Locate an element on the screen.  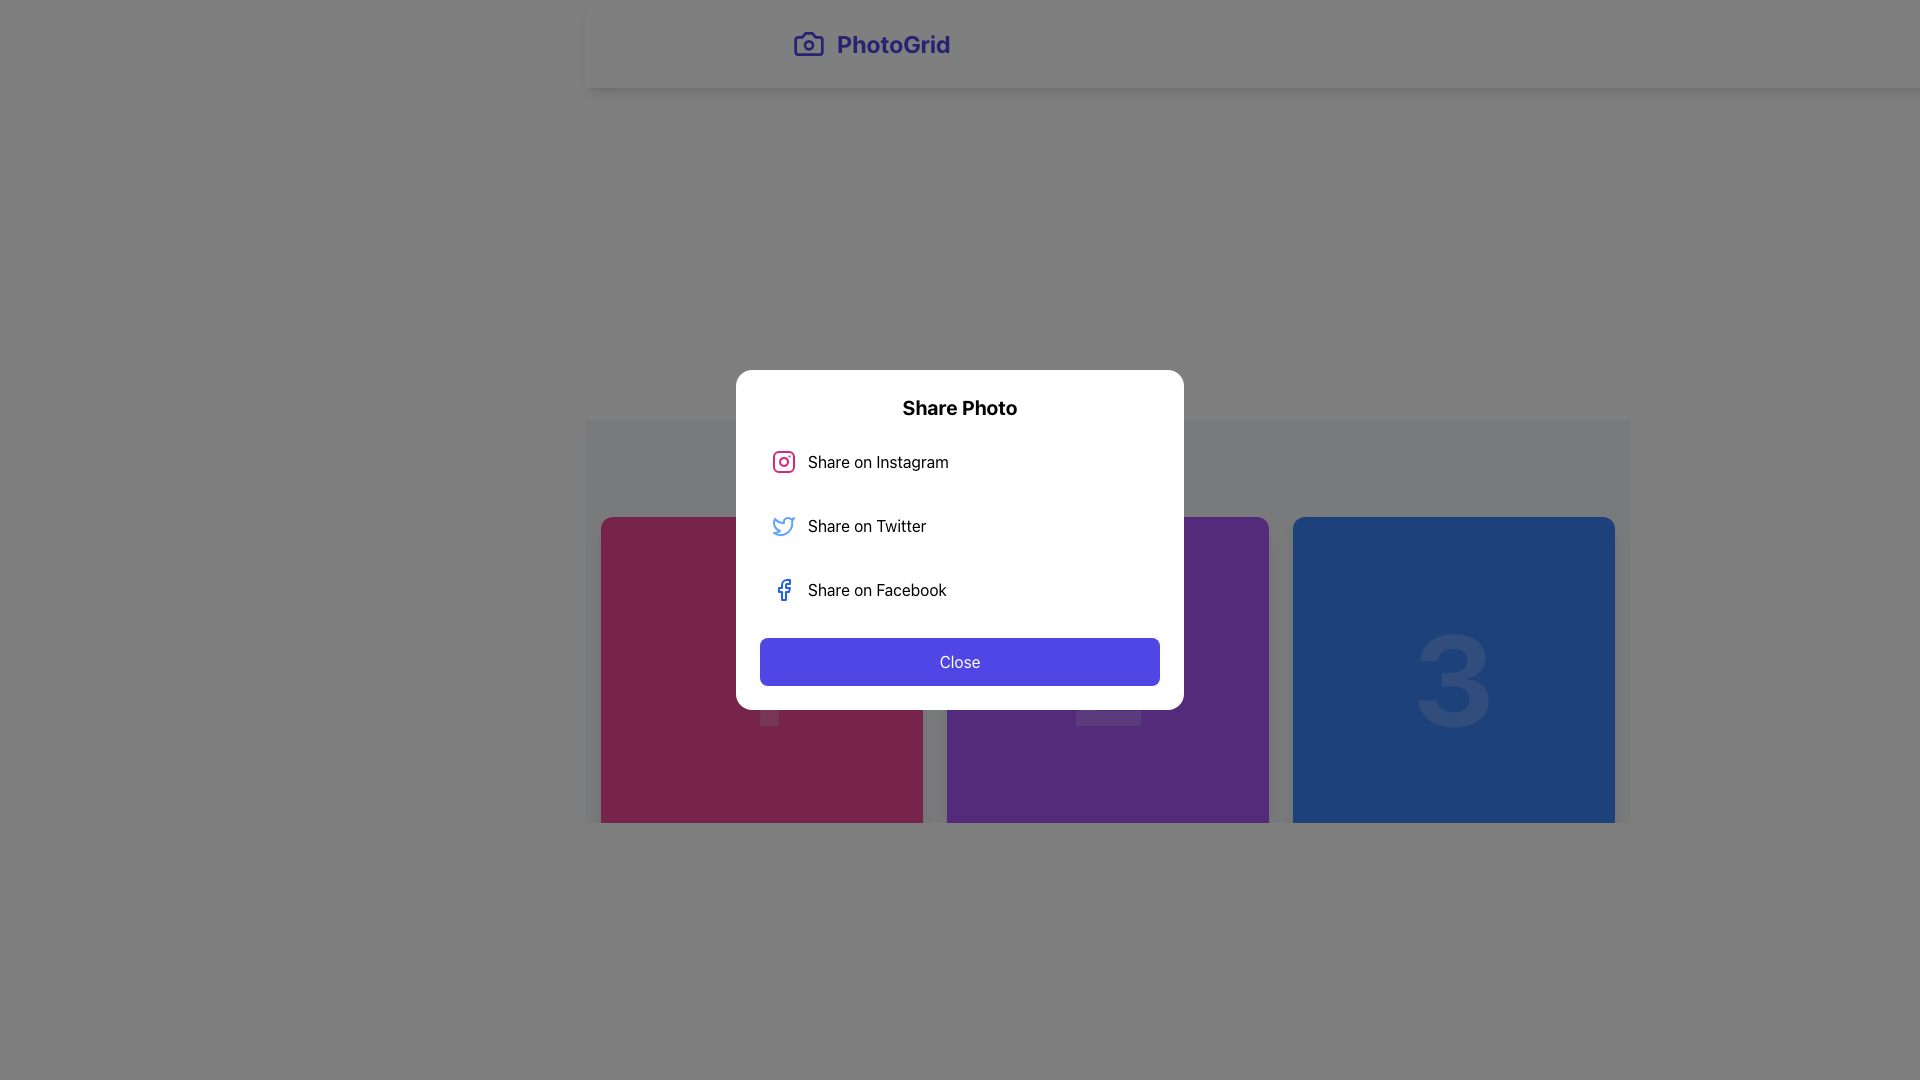
the sharing options in the 'Share Photo' modal dialog, which has a white background and rounded corners, featuring a bold title at the top and a 'Close' button at the bottom is located at coordinates (960, 540).